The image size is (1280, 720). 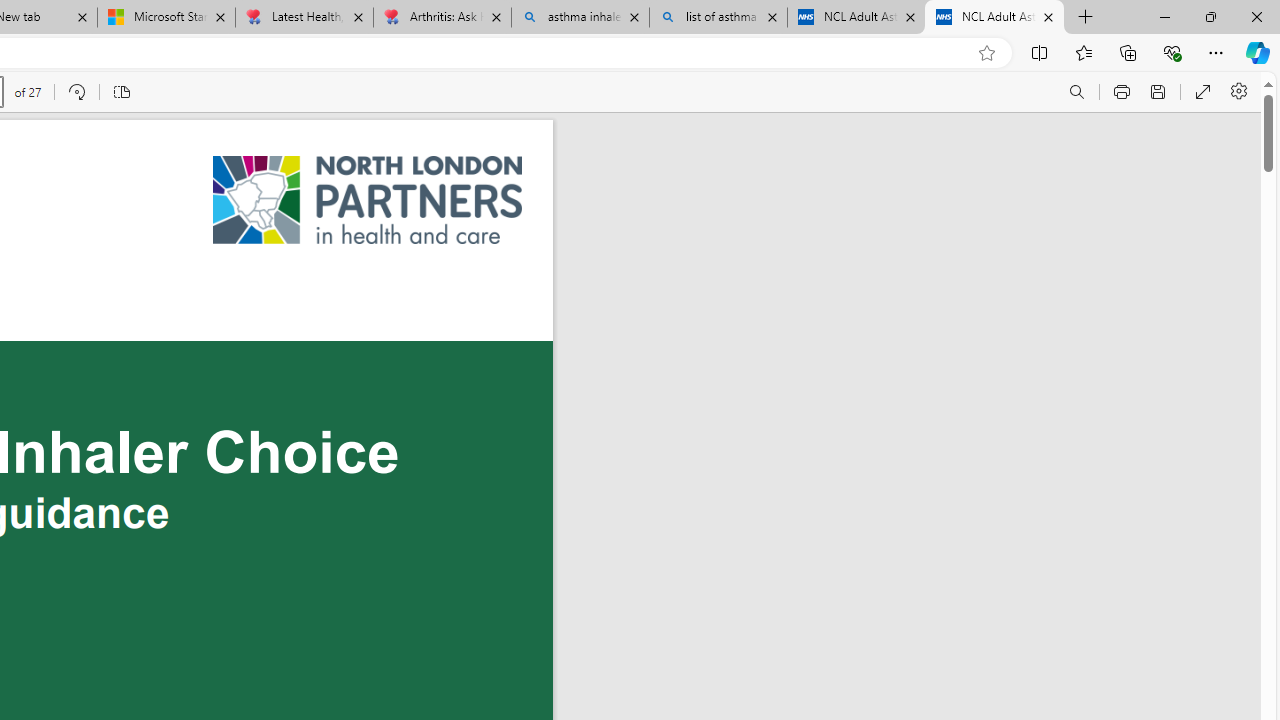 What do you see at coordinates (1158, 92) in the screenshot?
I see `'Save (Ctrl+S)'` at bounding box center [1158, 92].